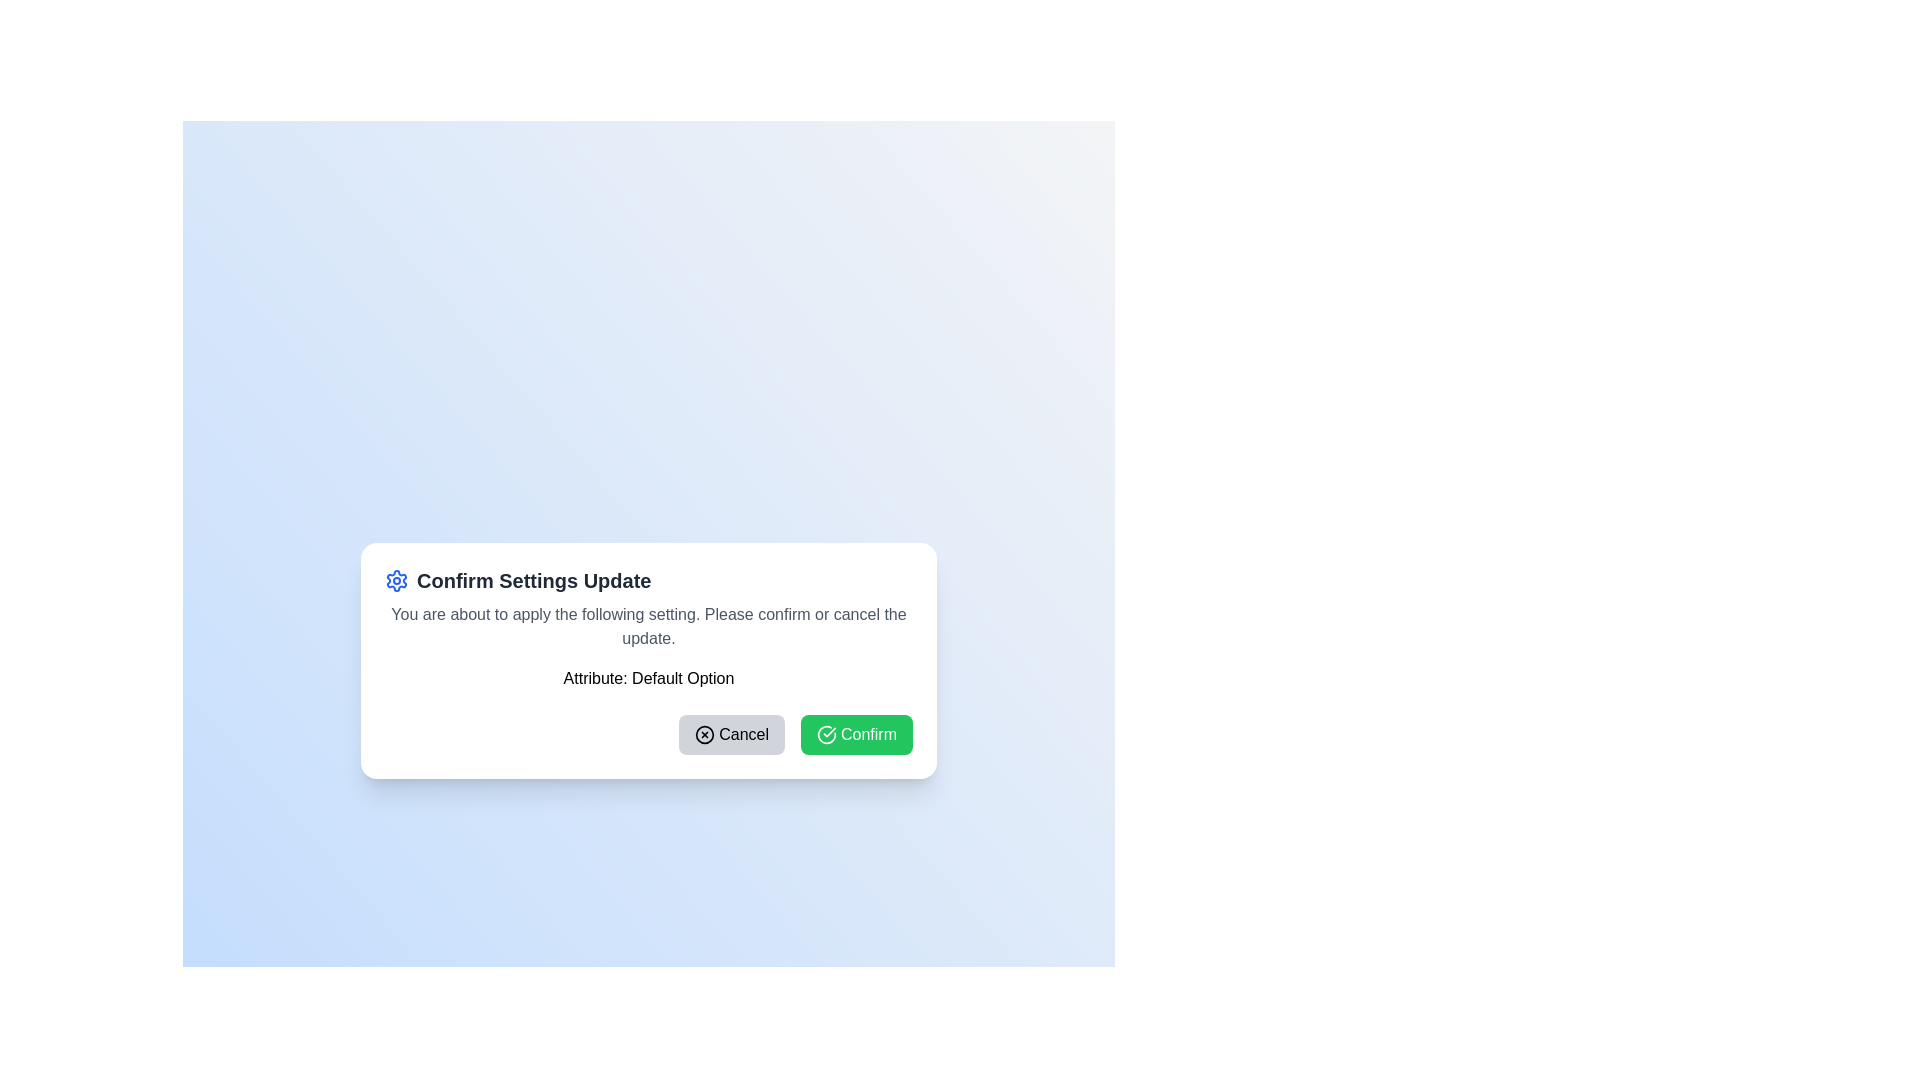  What do you see at coordinates (648, 677) in the screenshot?
I see `the label displaying a specific attribute and its value in the modal dialog titled 'Confirm Settings Update', located below the instructional text and above the action buttons` at bounding box center [648, 677].